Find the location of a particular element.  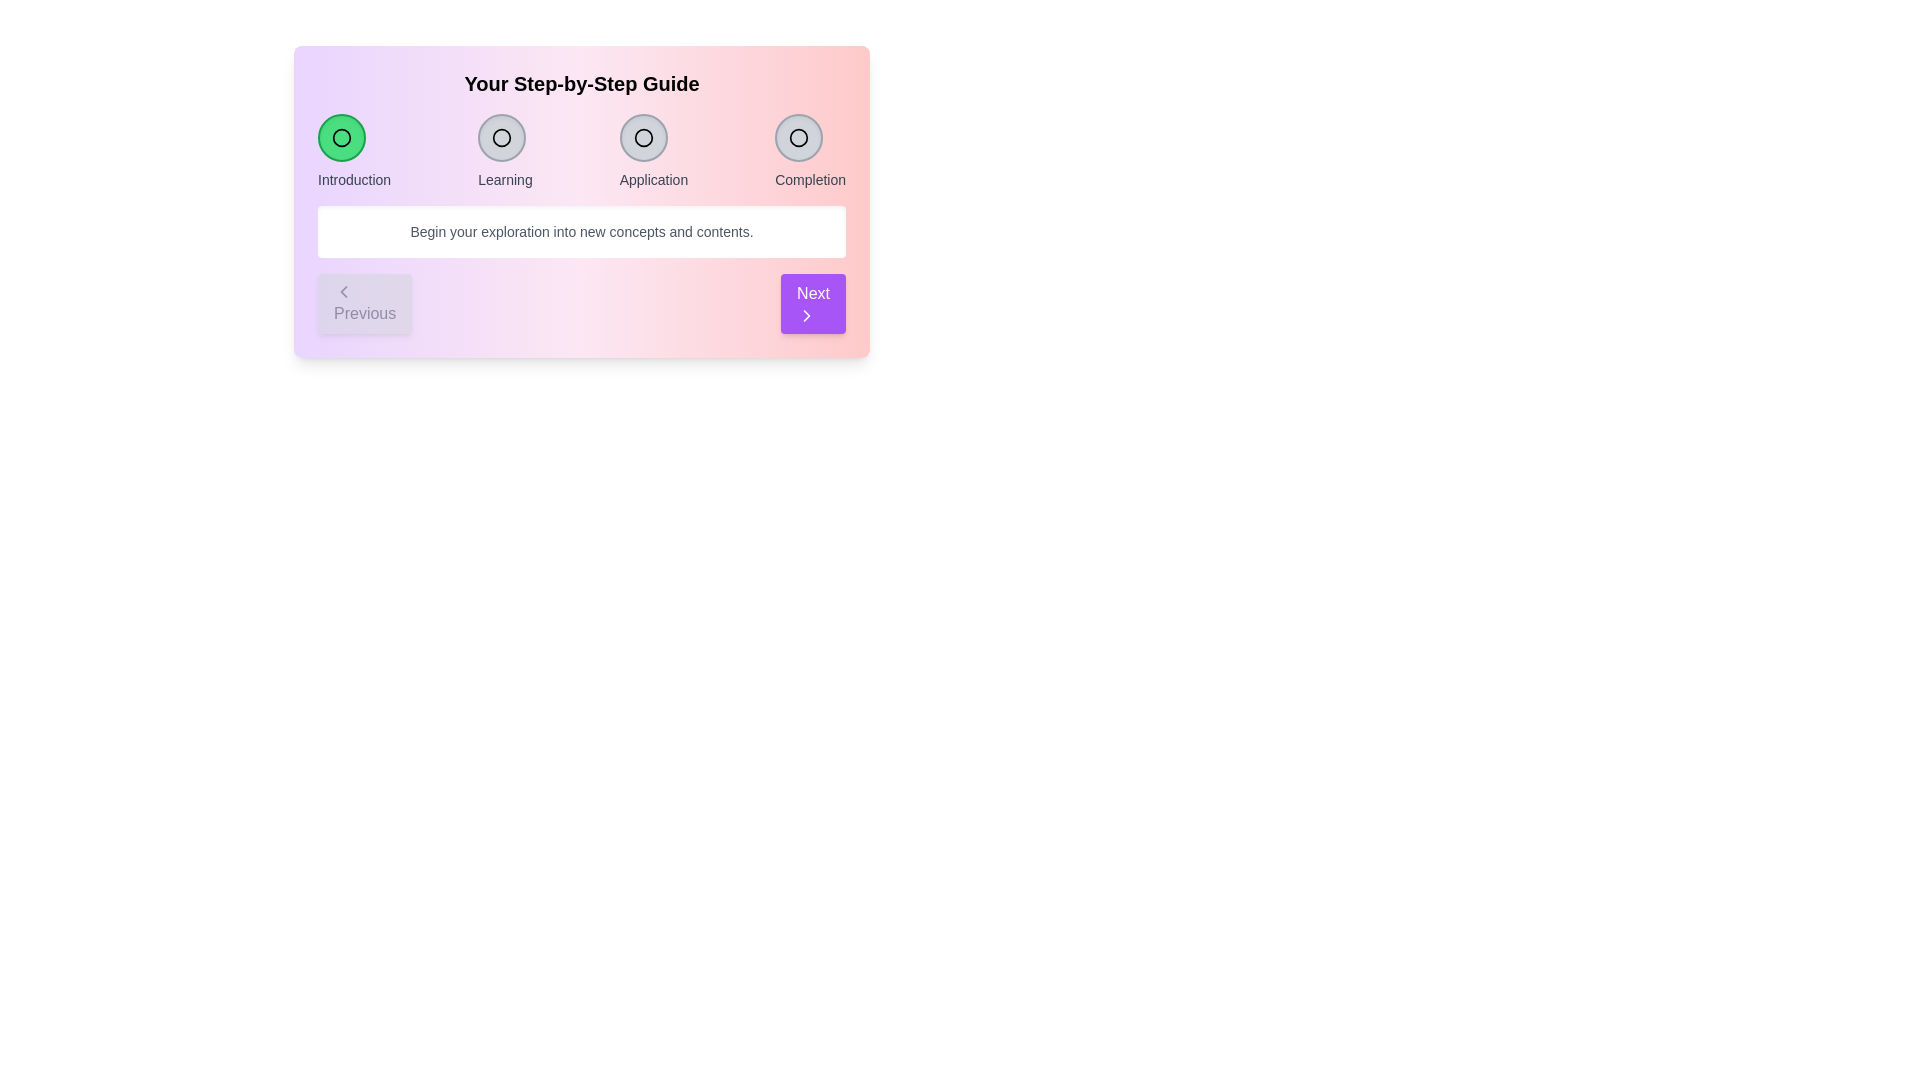

the arrow icon within the purple 'Next' button located in the bottom-right corner of the central card interface is located at coordinates (807, 315).